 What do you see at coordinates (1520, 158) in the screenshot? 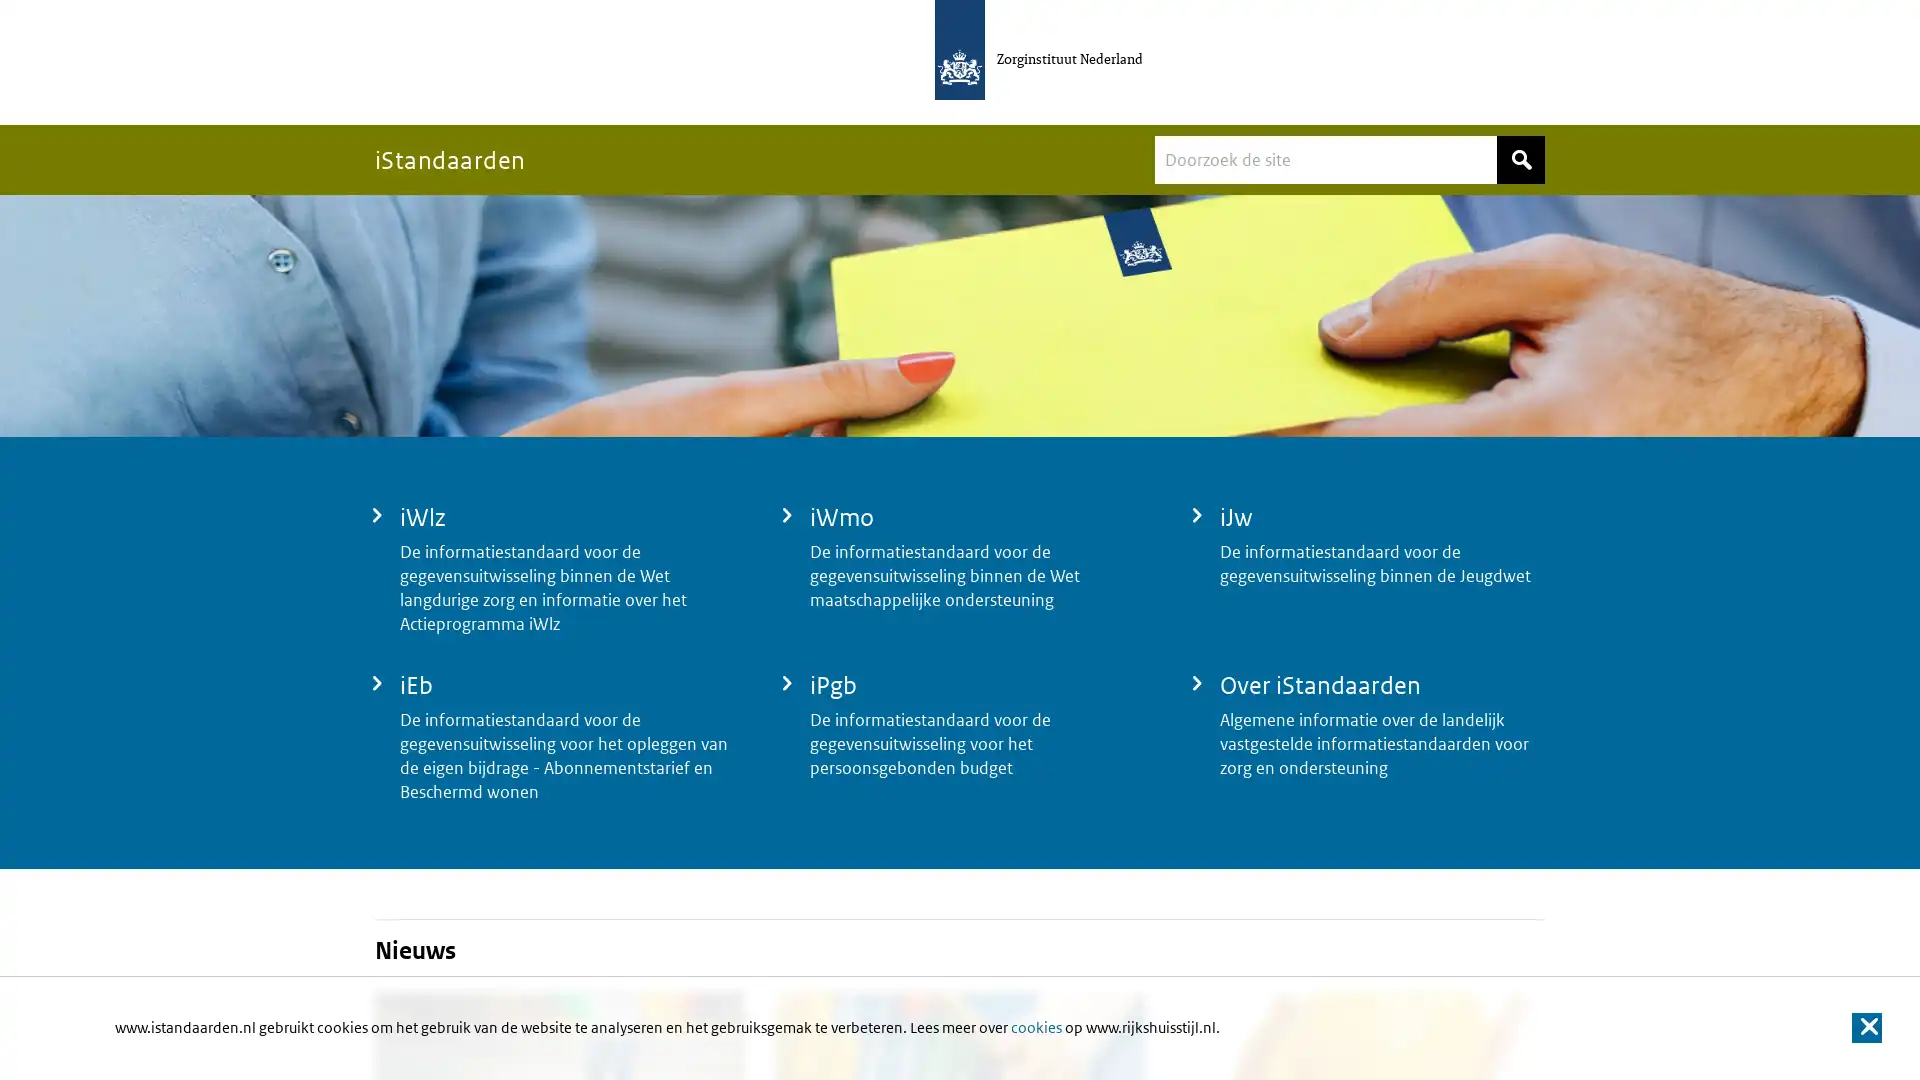
I see `Zoek` at bounding box center [1520, 158].